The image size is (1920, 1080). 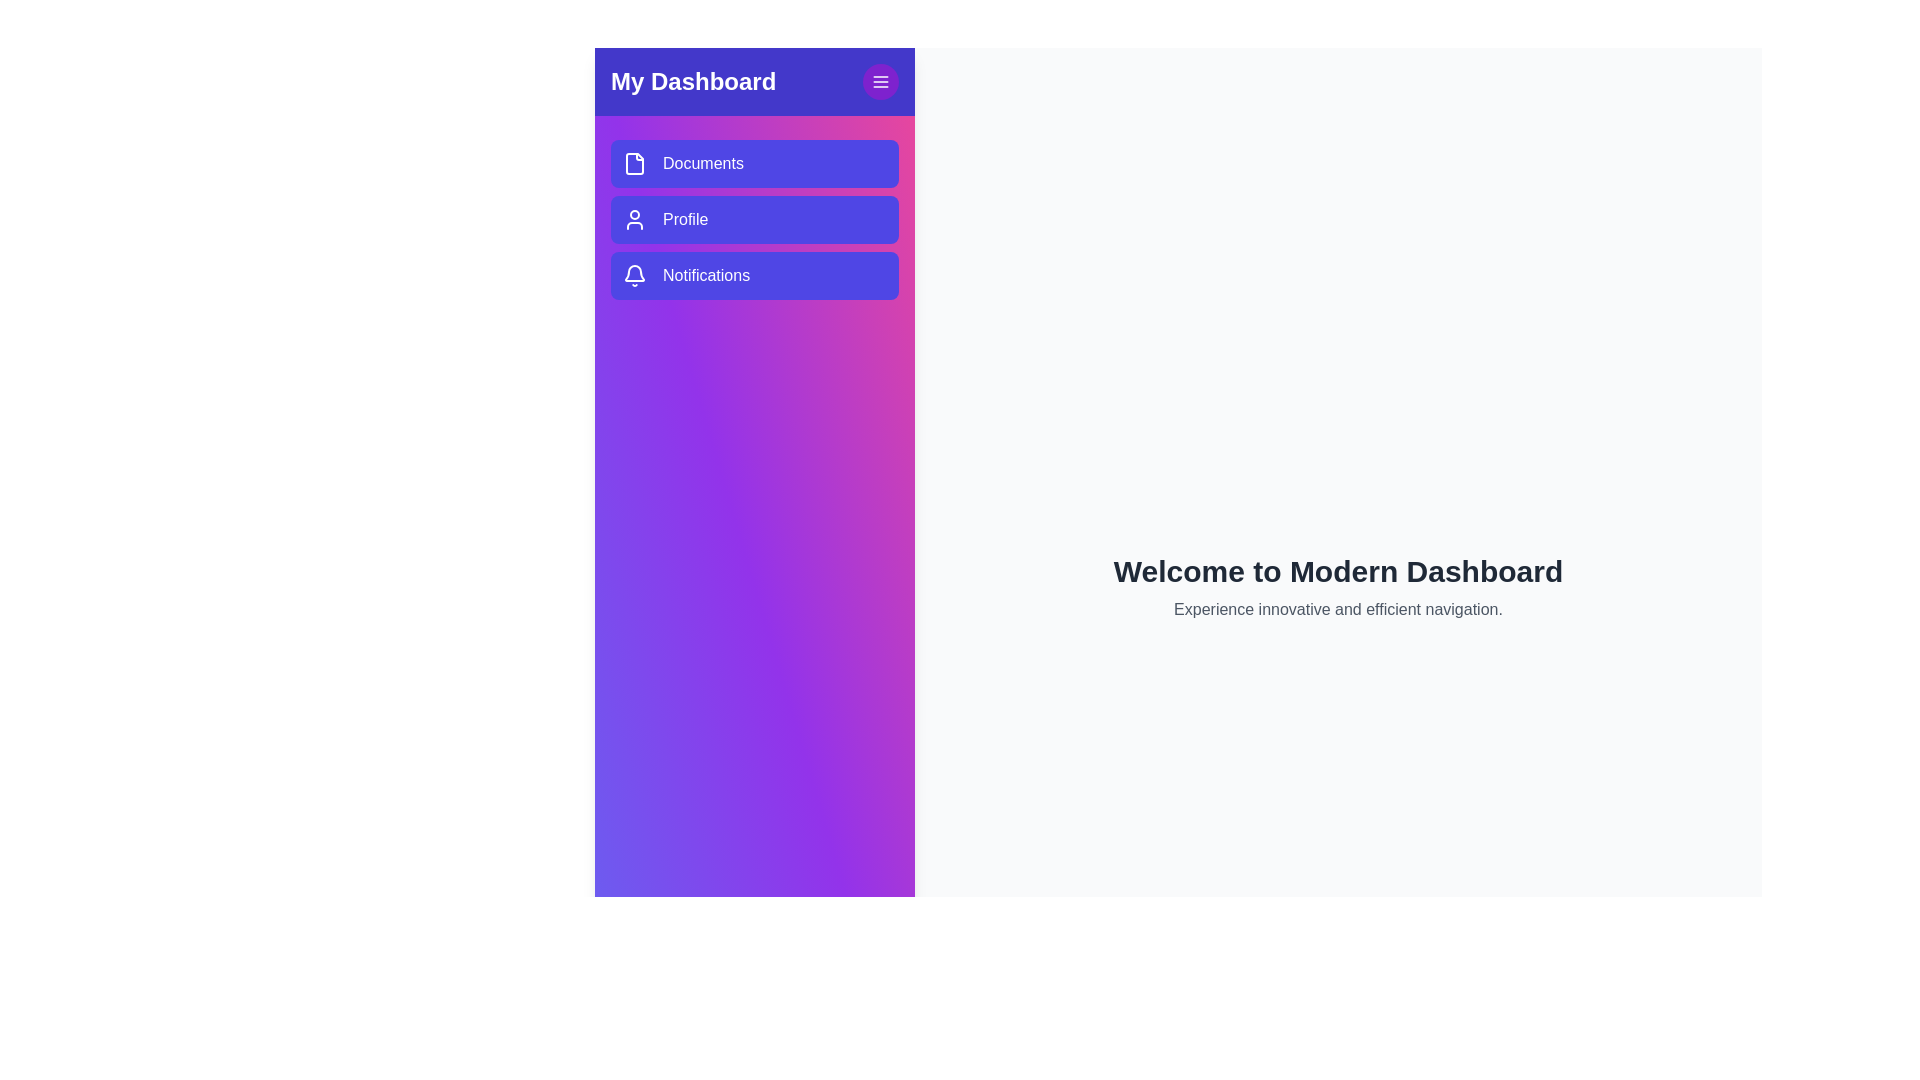 What do you see at coordinates (753, 163) in the screenshot?
I see `the 'Documents' button` at bounding box center [753, 163].